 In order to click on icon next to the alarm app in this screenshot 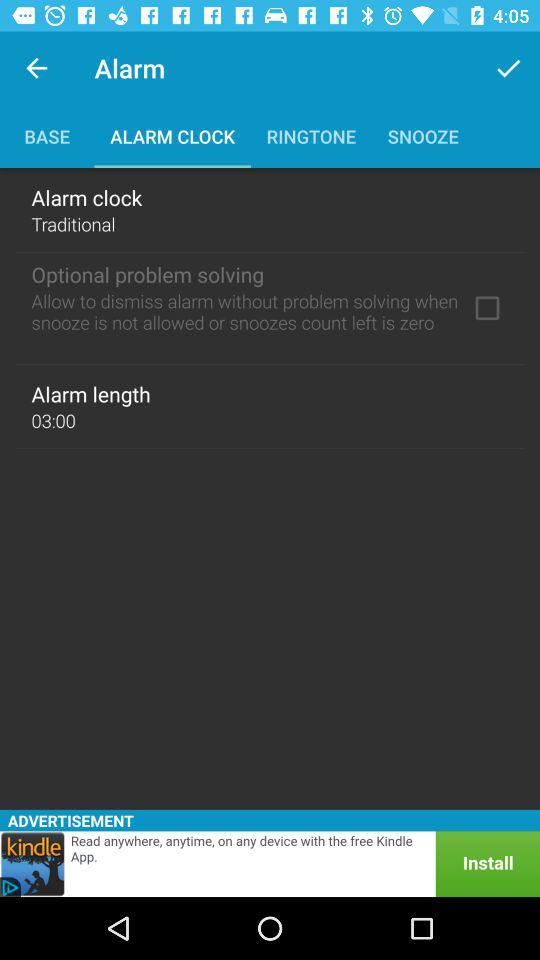, I will do `click(508, 68)`.